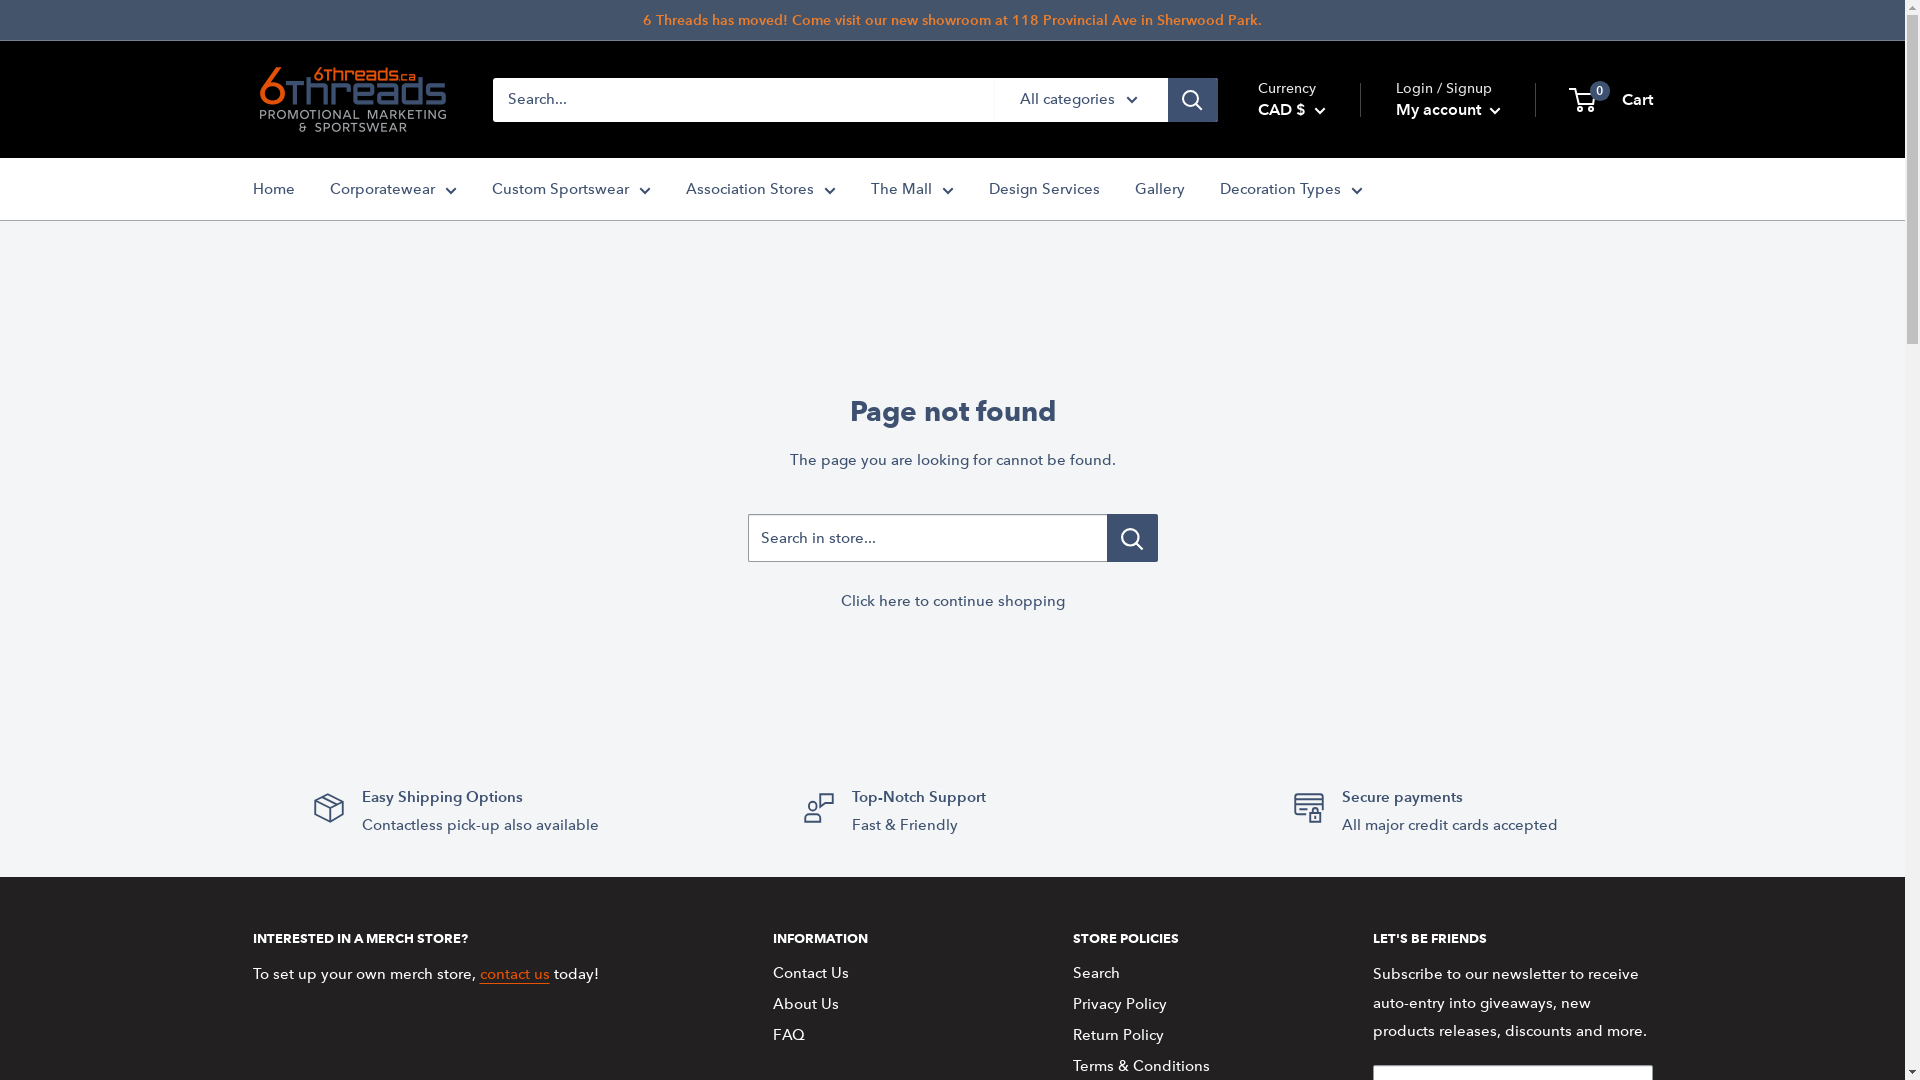 This screenshot has width=1920, height=1080. Describe the element at coordinates (251, 189) in the screenshot. I see `'Home'` at that location.